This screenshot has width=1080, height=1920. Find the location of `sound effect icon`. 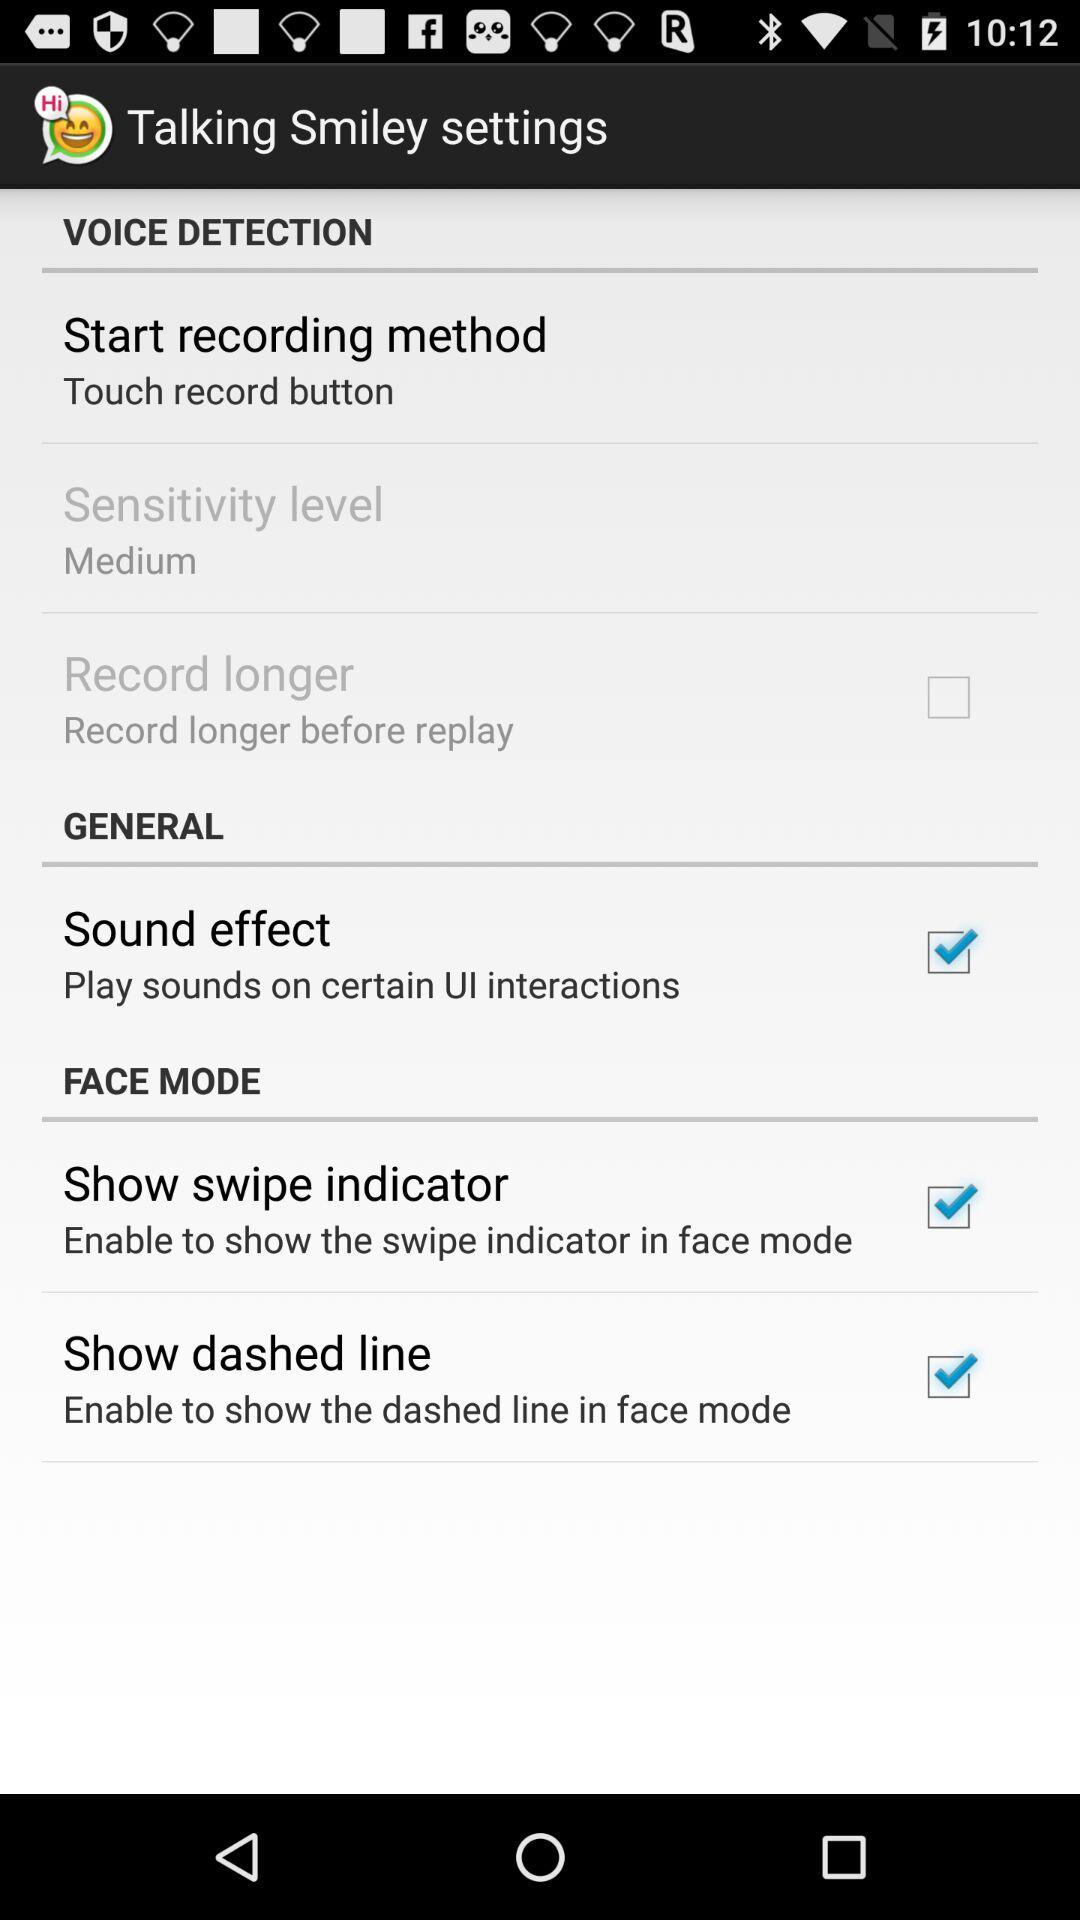

sound effect icon is located at coordinates (197, 926).